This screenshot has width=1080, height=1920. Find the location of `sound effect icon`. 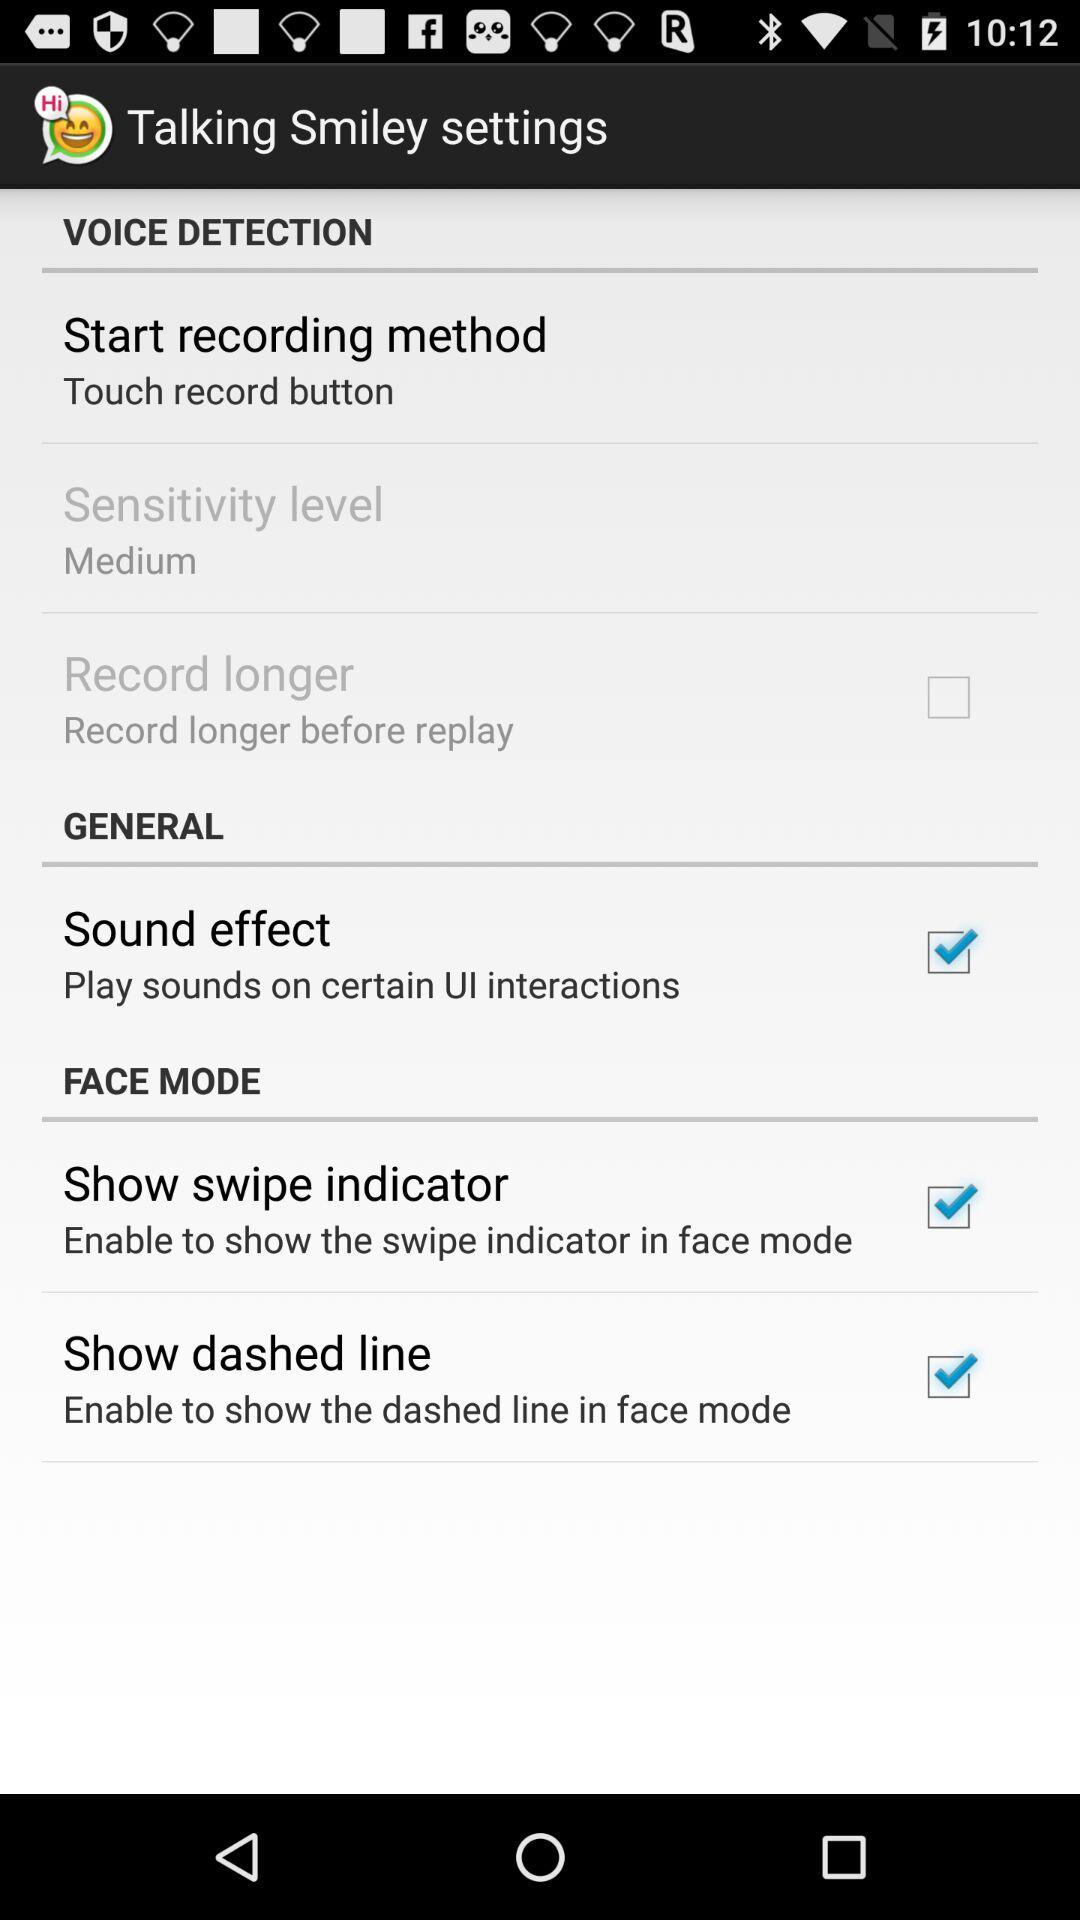

sound effect icon is located at coordinates (197, 926).